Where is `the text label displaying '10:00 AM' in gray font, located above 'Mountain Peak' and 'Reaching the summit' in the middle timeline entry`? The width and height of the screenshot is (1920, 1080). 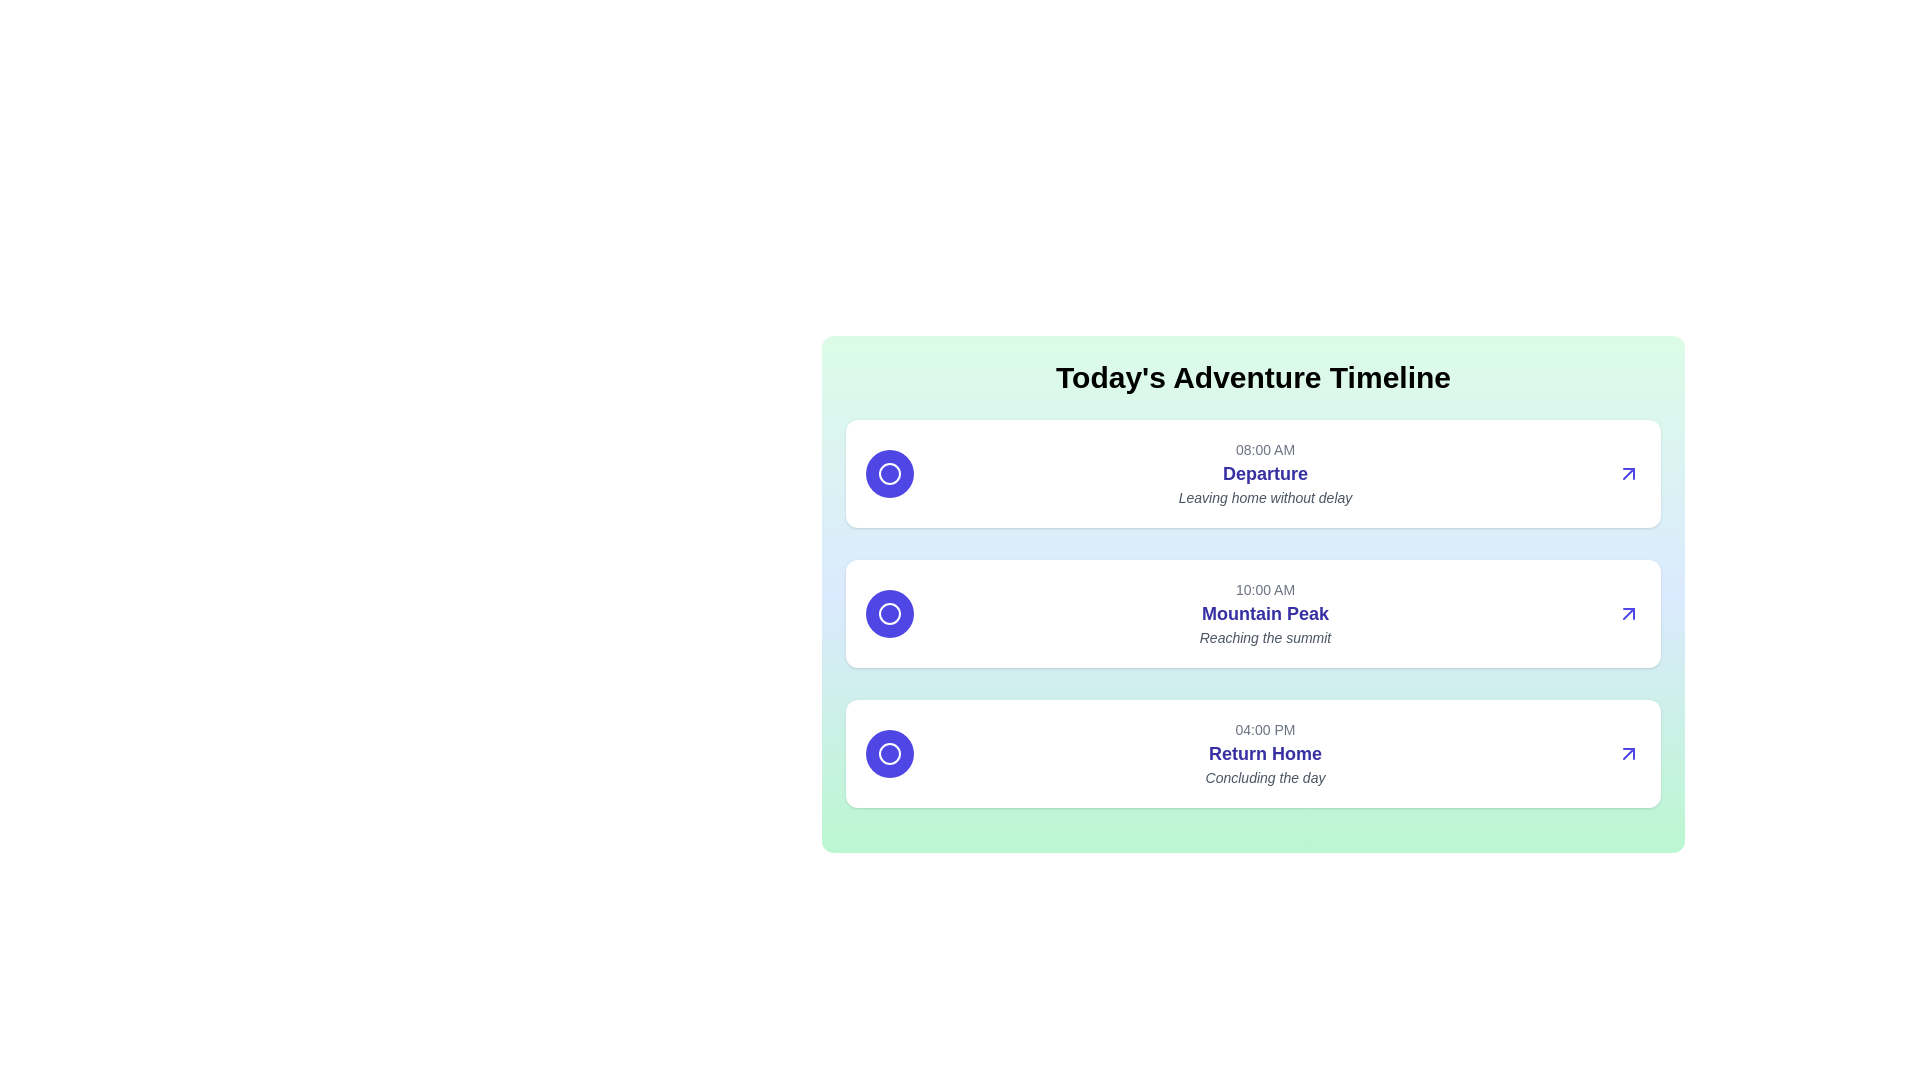
the text label displaying '10:00 AM' in gray font, located above 'Mountain Peak' and 'Reaching the summit' in the middle timeline entry is located at coordinates (1264, 589).